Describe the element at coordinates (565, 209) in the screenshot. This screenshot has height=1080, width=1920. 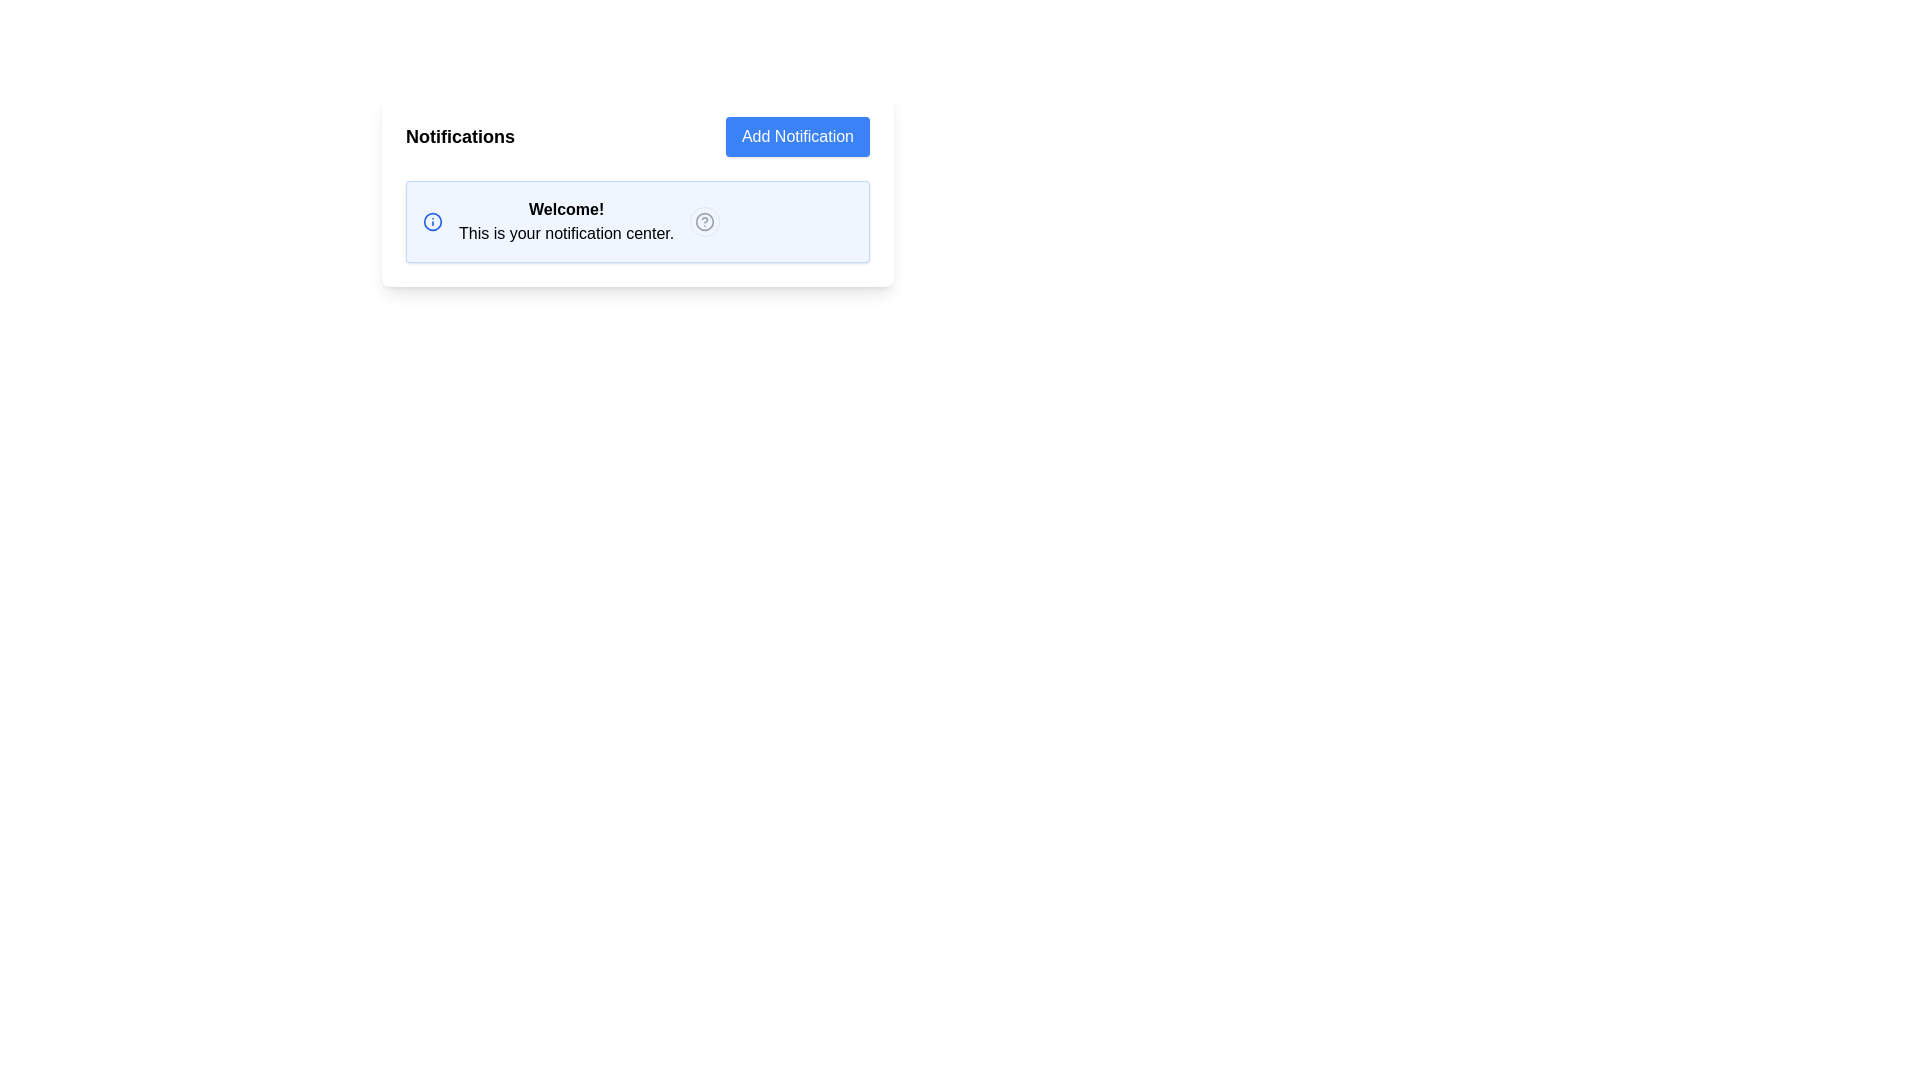
I see `the bold-styled static text saying 'Welcome!' at the start of the notification card` at that location.